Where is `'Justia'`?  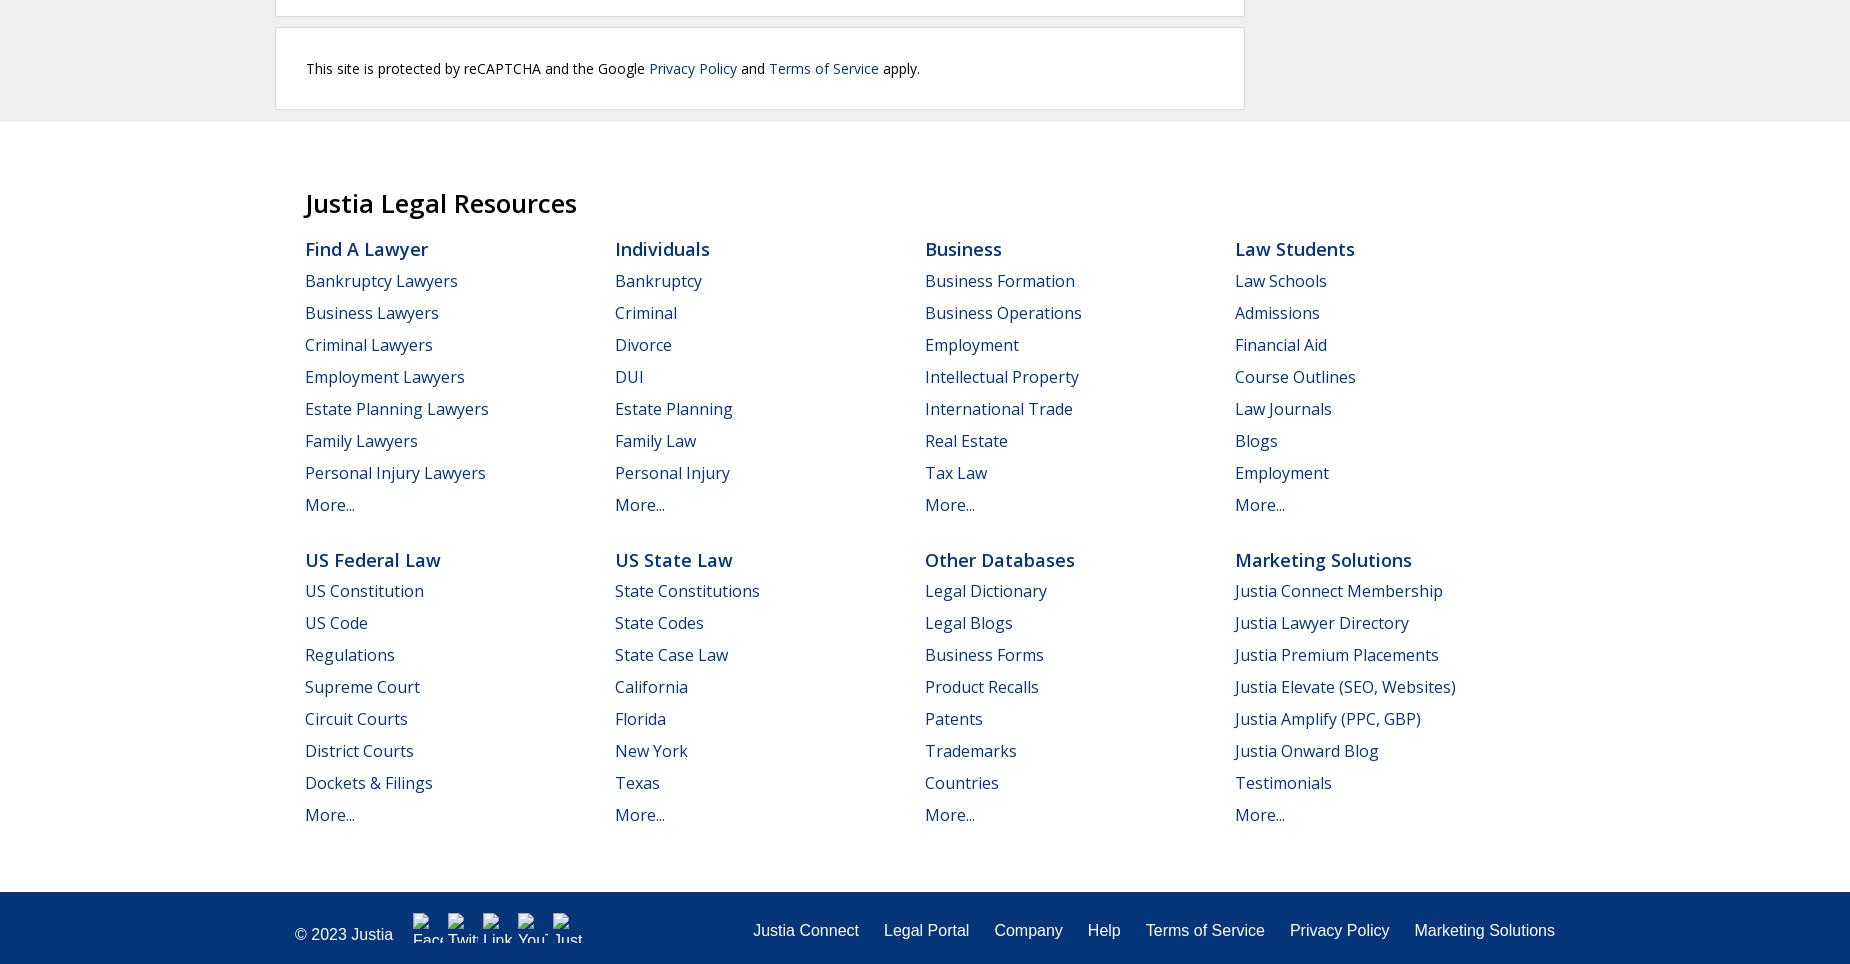
'Justia' is located at coordinates (371, 934).